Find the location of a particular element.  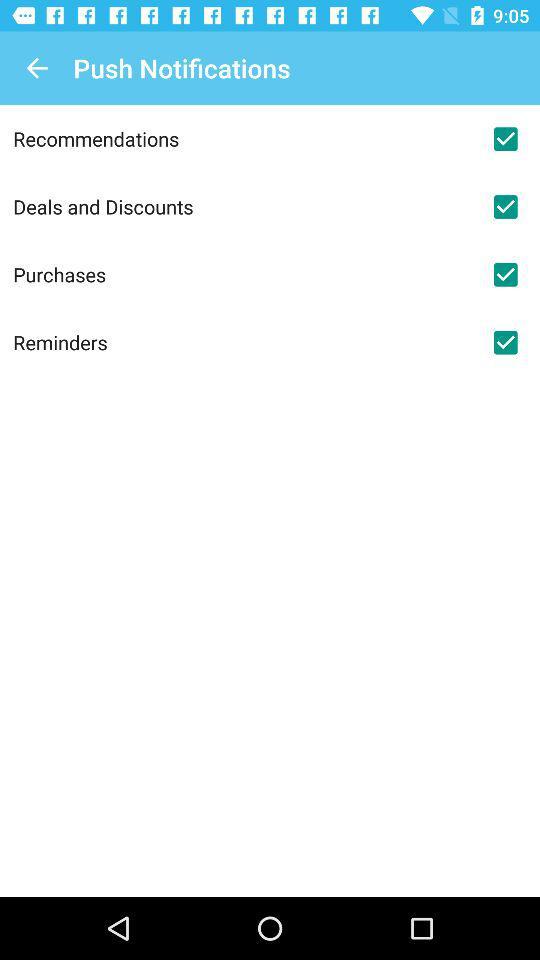

turn on/off reccomendations is located at coordinates (504, 138).